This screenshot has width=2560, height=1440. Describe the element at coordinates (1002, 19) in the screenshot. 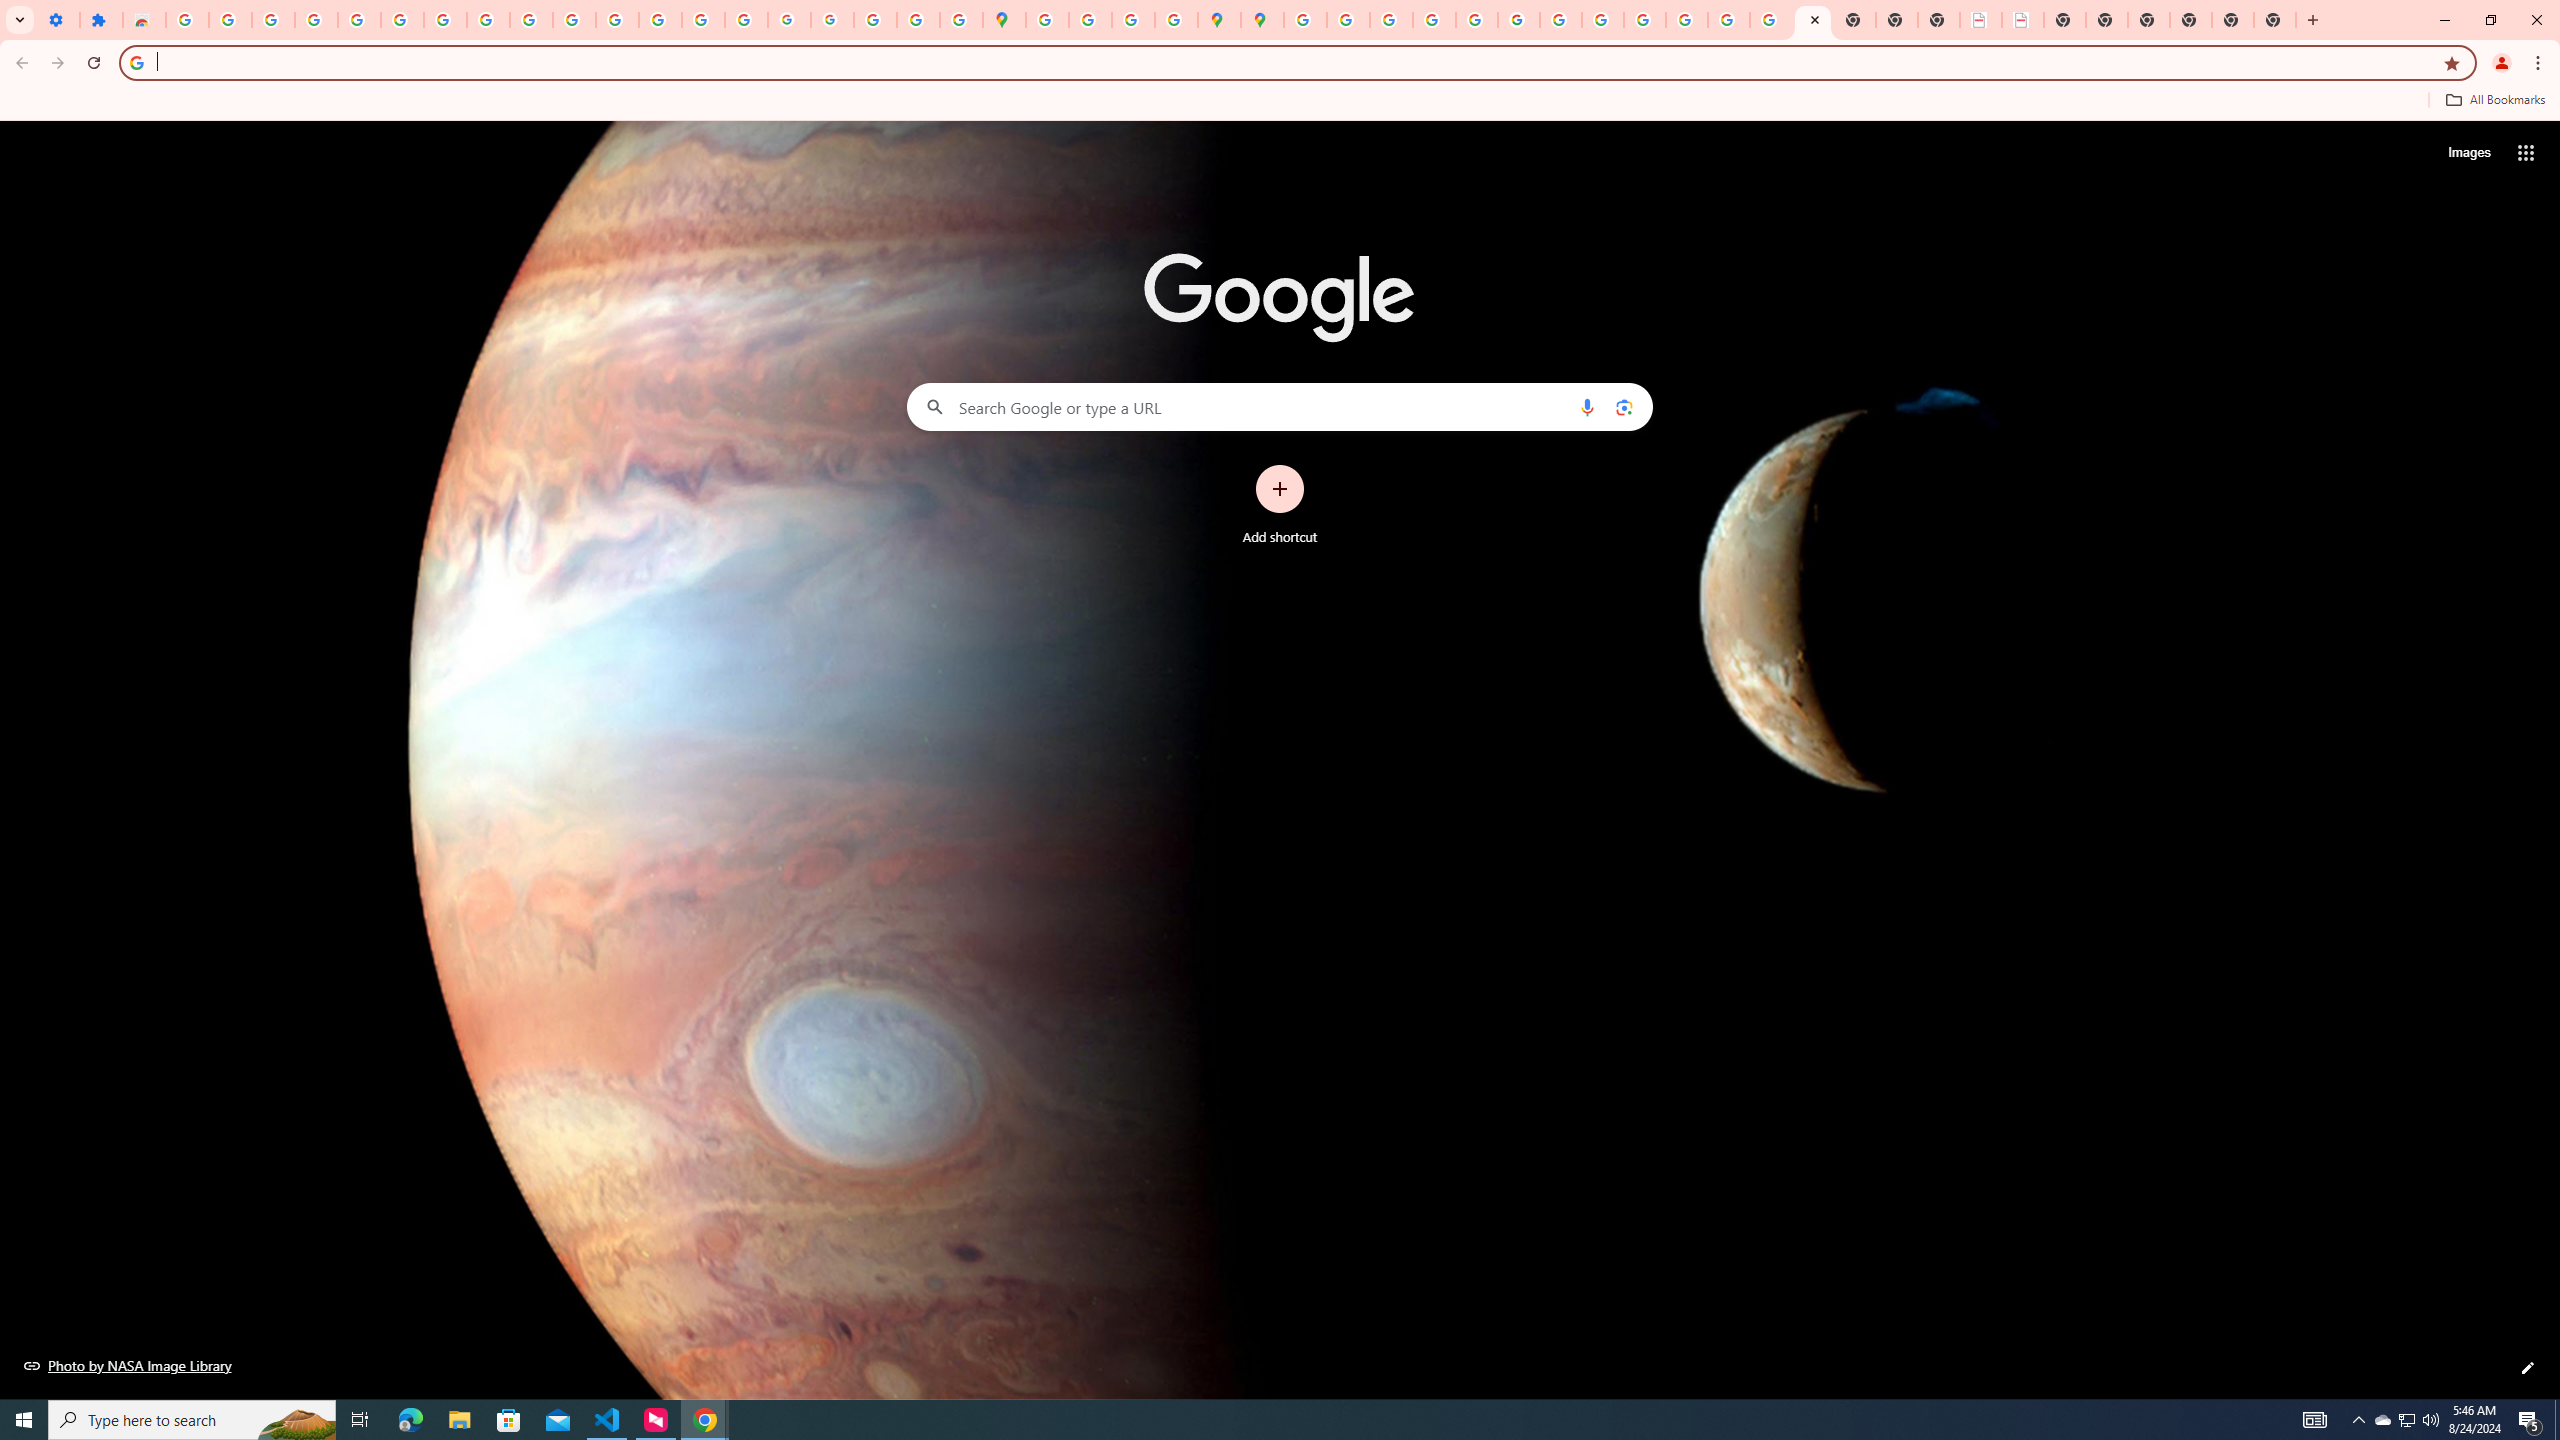

I see `'Google Maps'` at that location.